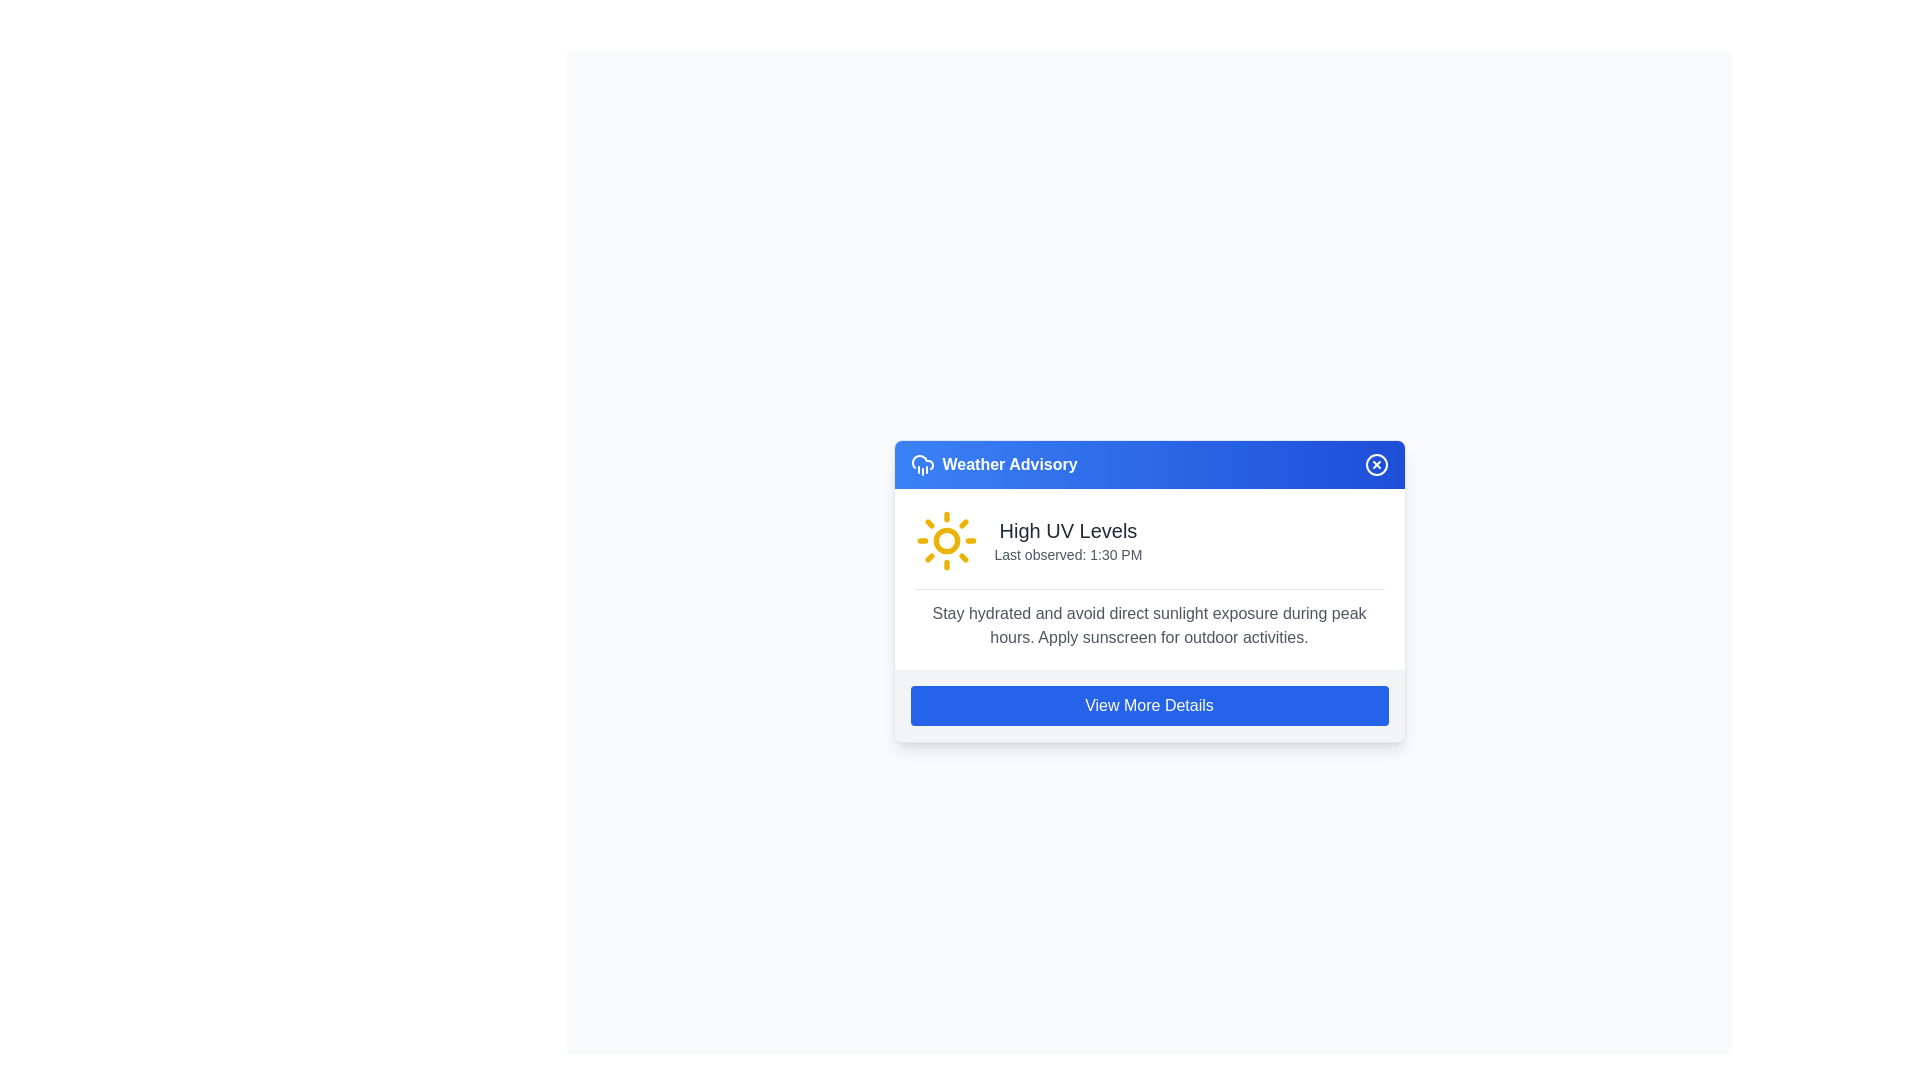  Describe the element at coordinates (945, 540) in the screenshot. I see `the central circle of the sun icon in the weather advisory dialog box that represents the sun's core and emphasizes the UV level alert` at that location.